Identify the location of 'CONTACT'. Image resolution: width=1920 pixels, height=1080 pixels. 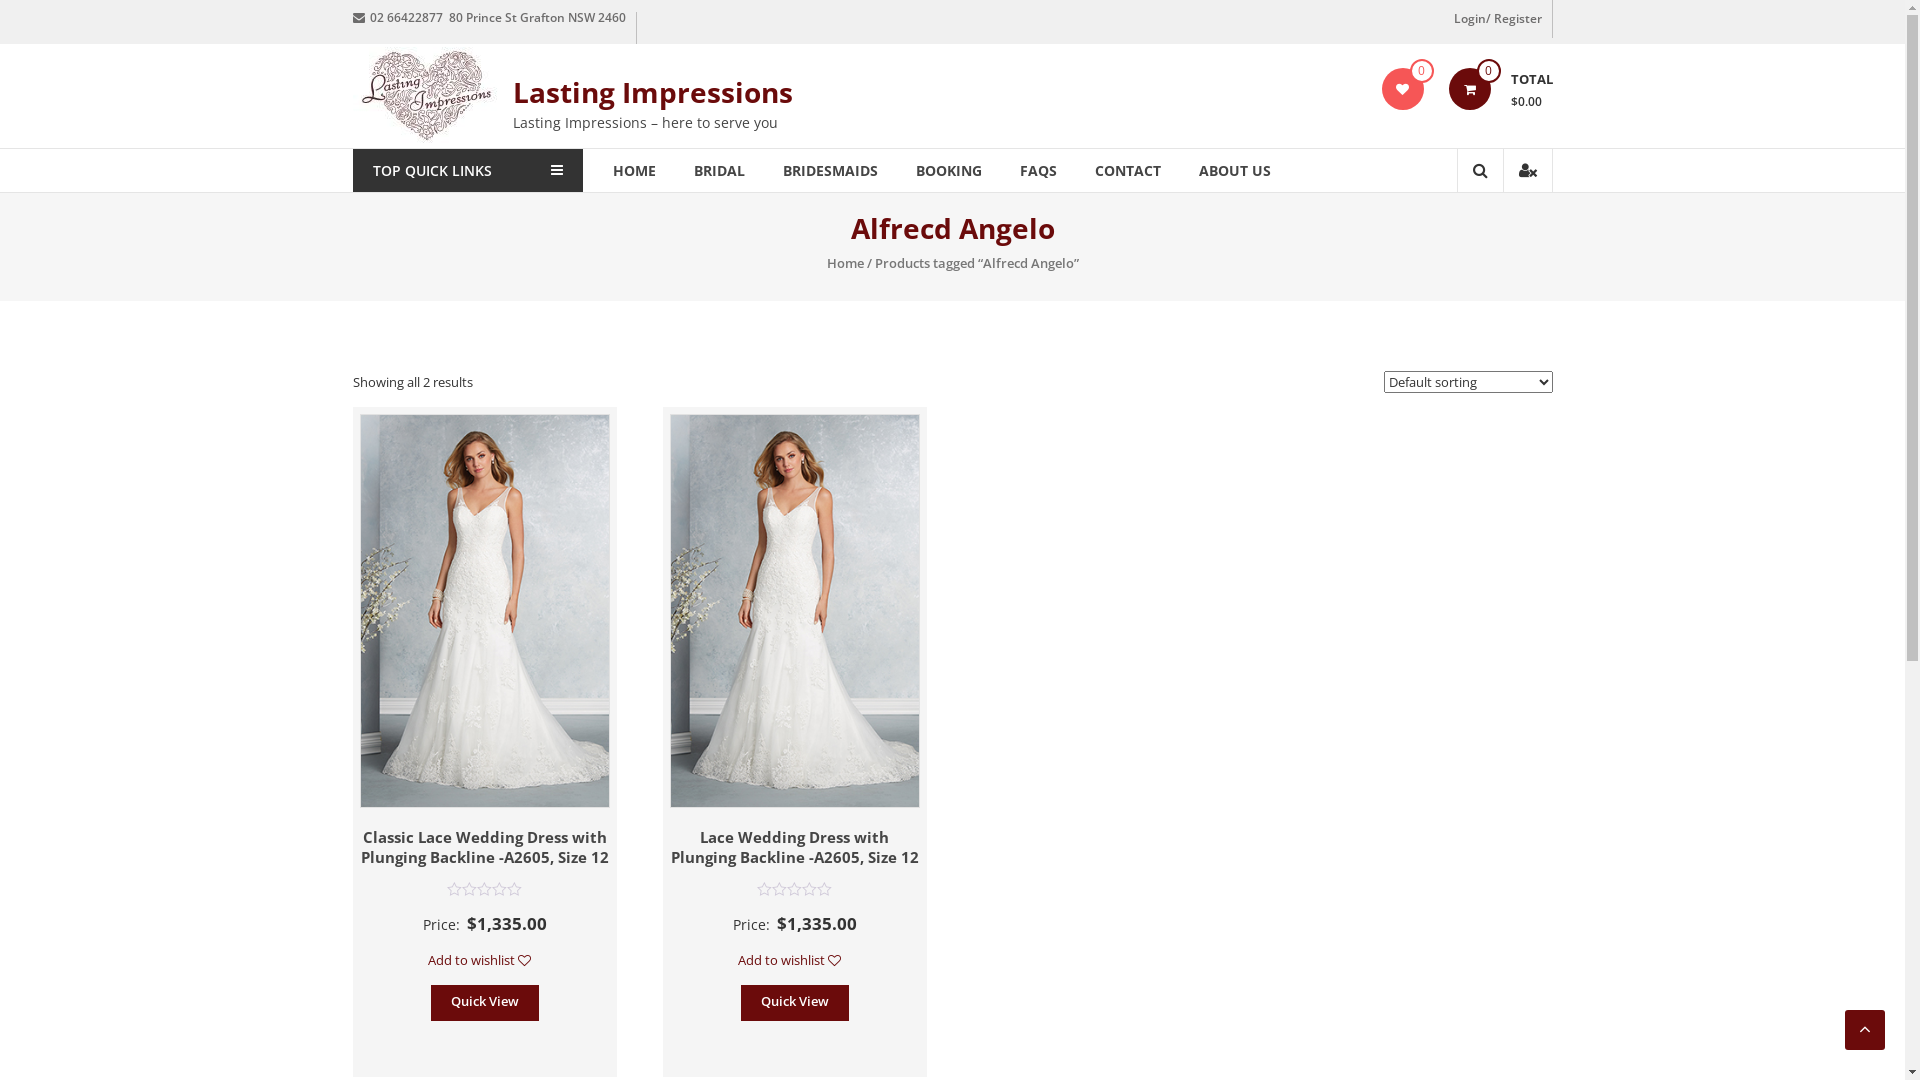
(1127, 169).